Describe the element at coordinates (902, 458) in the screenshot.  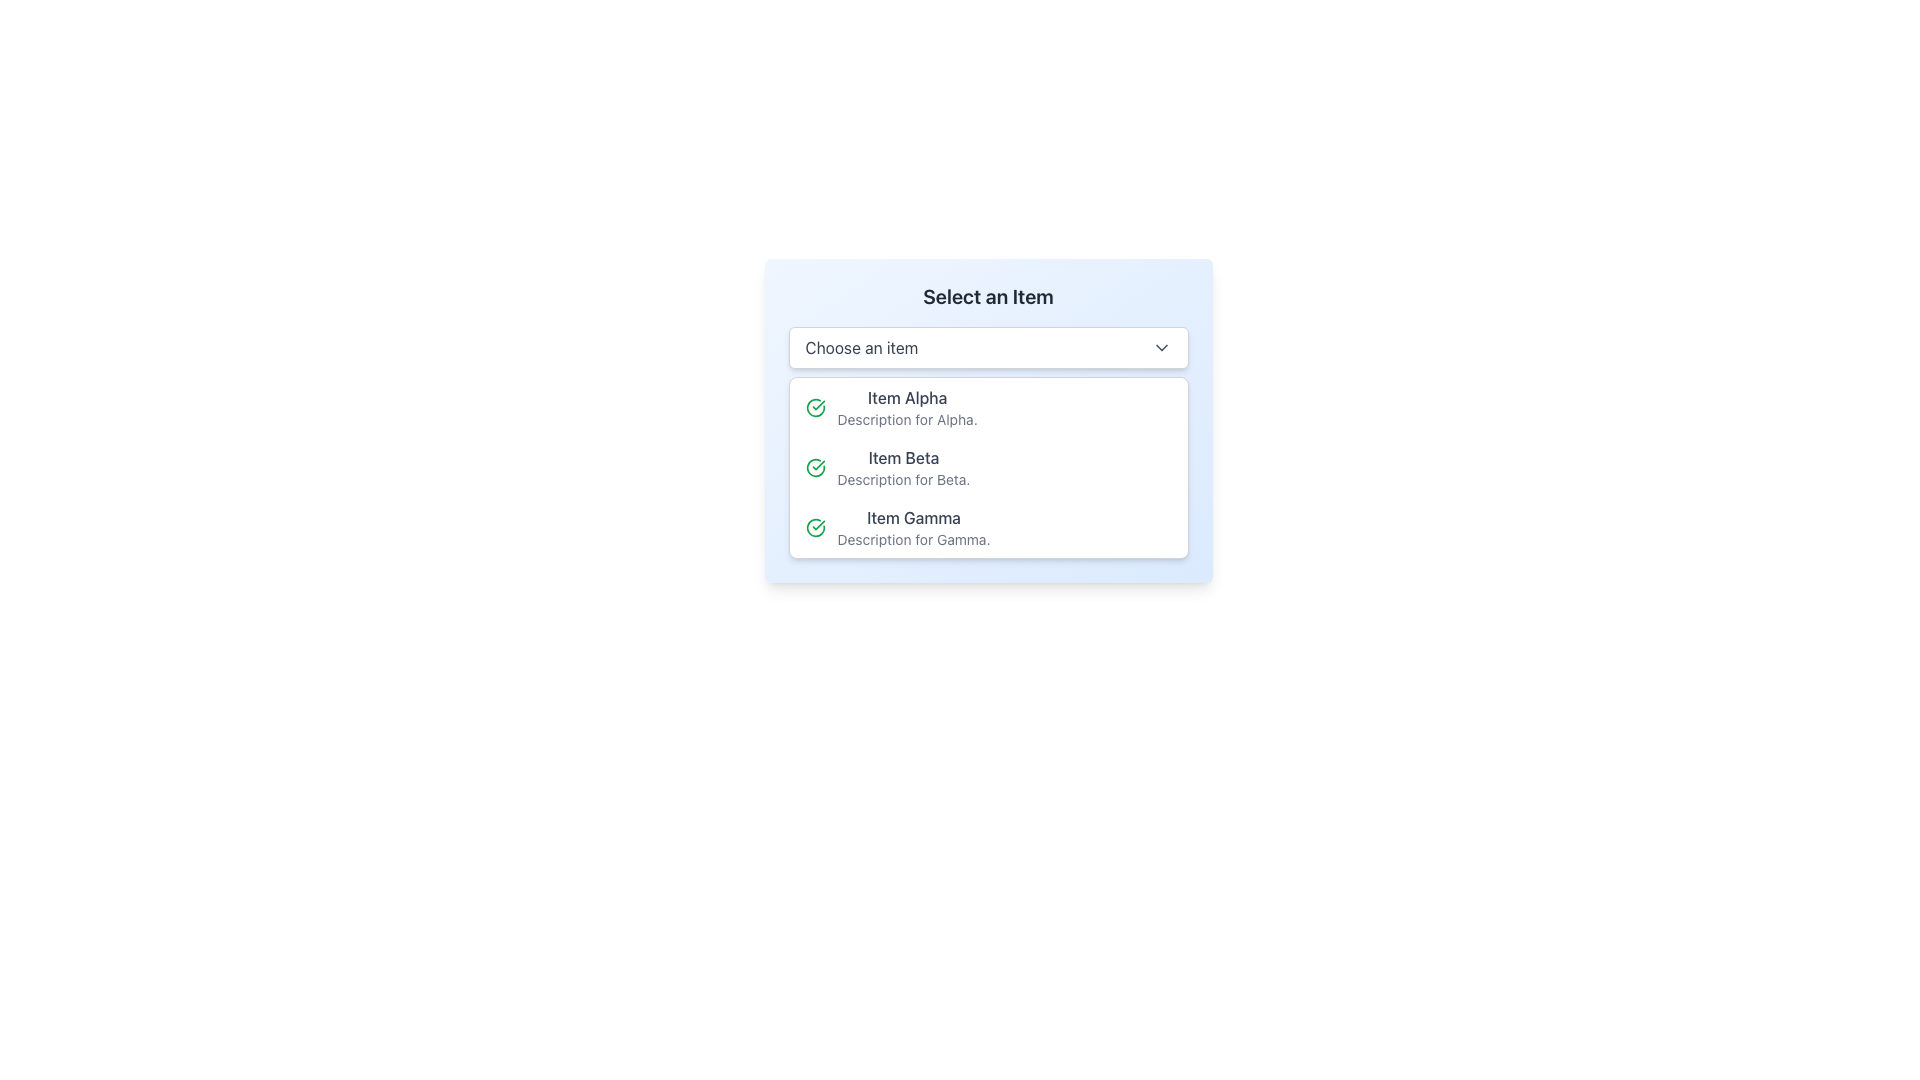
I see `the static text label displaying 'Item Beta', which is styled as a subtitle in gray and positioned above the description text 'Description for Beta'` at that location.